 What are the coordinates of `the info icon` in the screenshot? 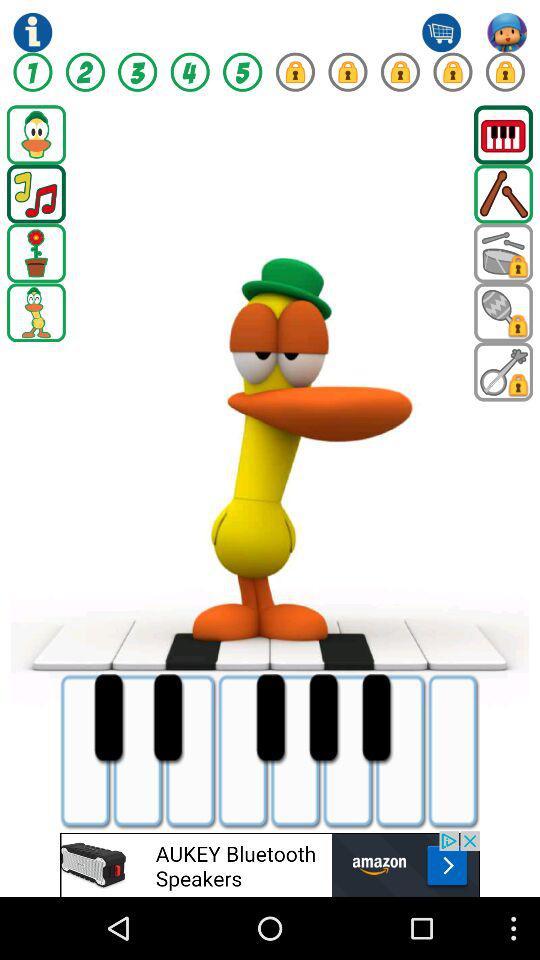 It's located at (31, 34).